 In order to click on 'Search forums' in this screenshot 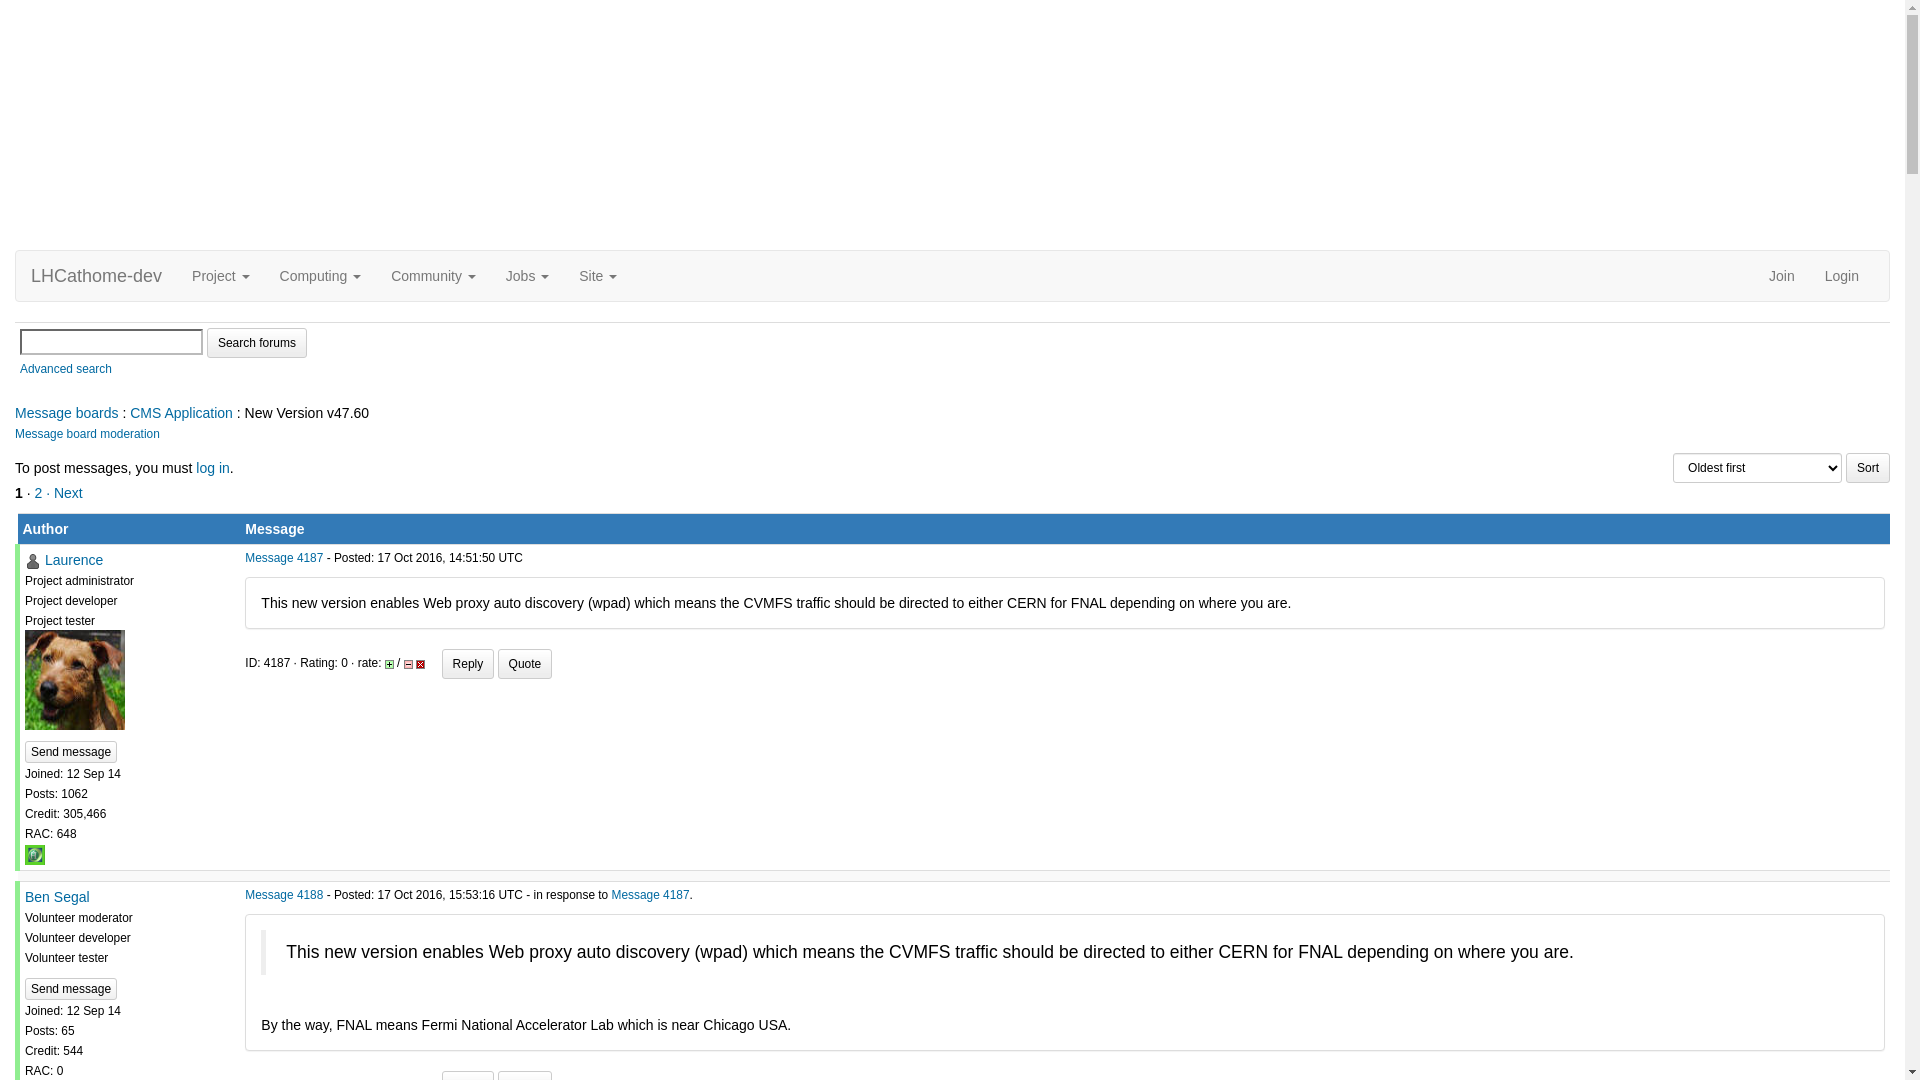, I will do `click(256, 342)`.